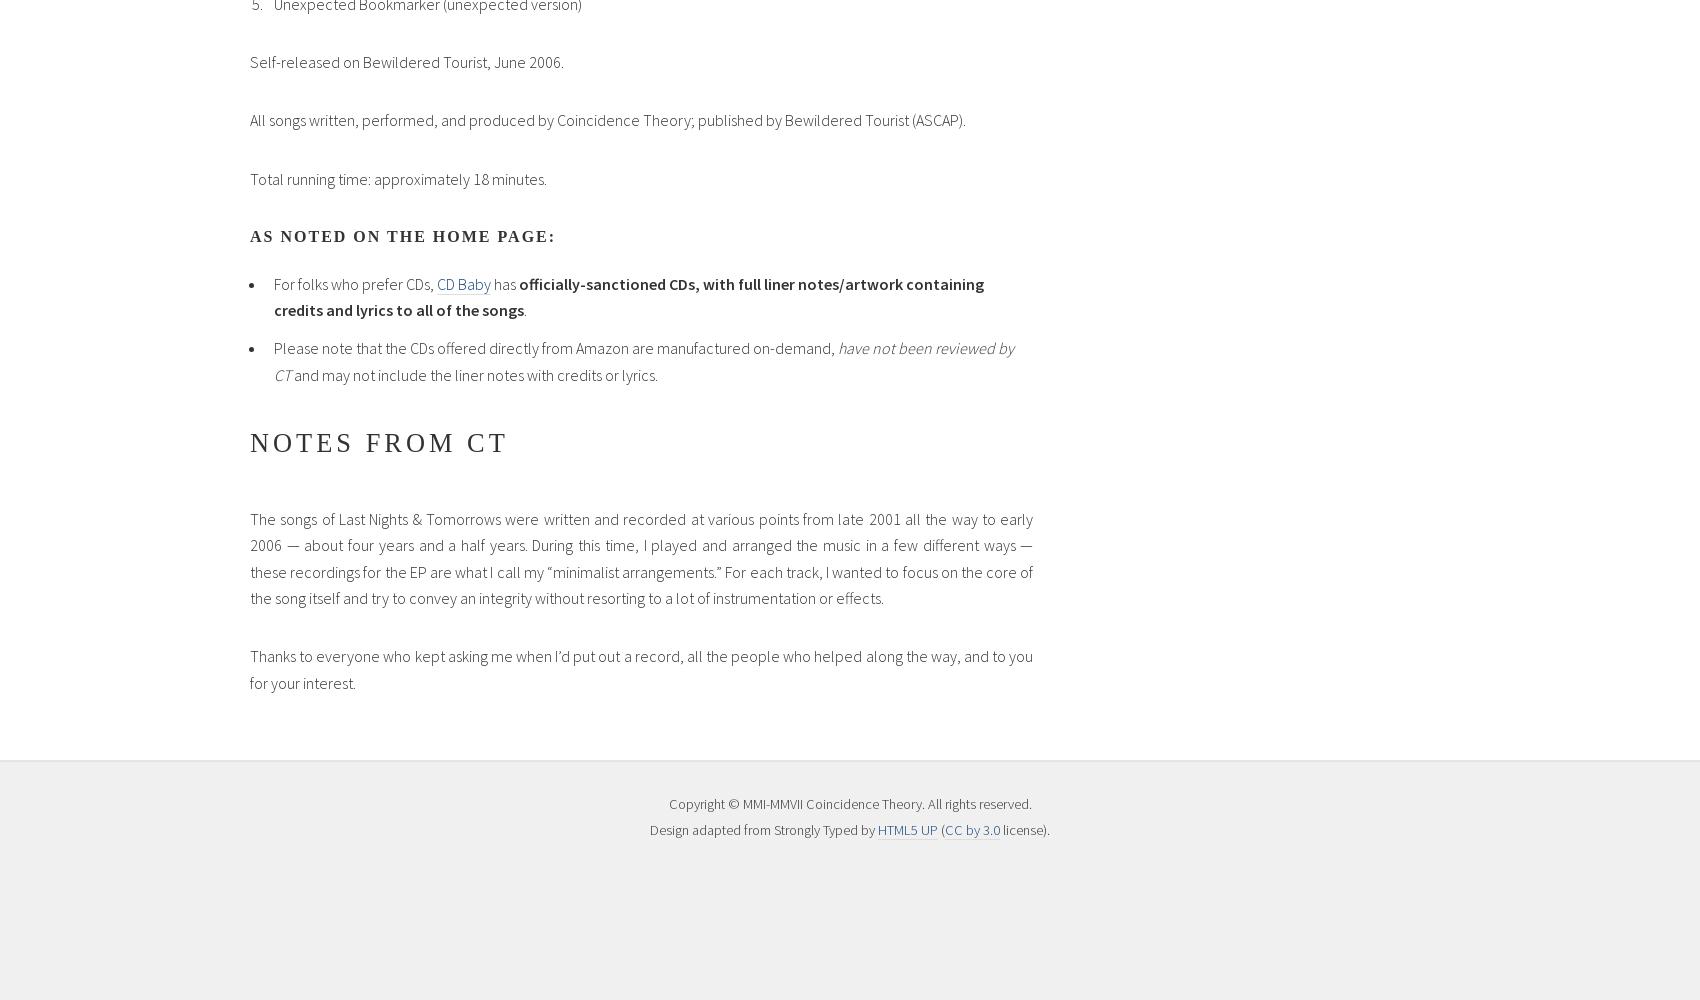 The width and height of the screenshot is (1700, 1000). What do you see at coordinates (606, 119) in the screenshot?
I see `'All songs written, performed, and produced by Coincidence Theory; published by Bewildered Tourist (ASCAP).'` at bounding box center [606, 119].